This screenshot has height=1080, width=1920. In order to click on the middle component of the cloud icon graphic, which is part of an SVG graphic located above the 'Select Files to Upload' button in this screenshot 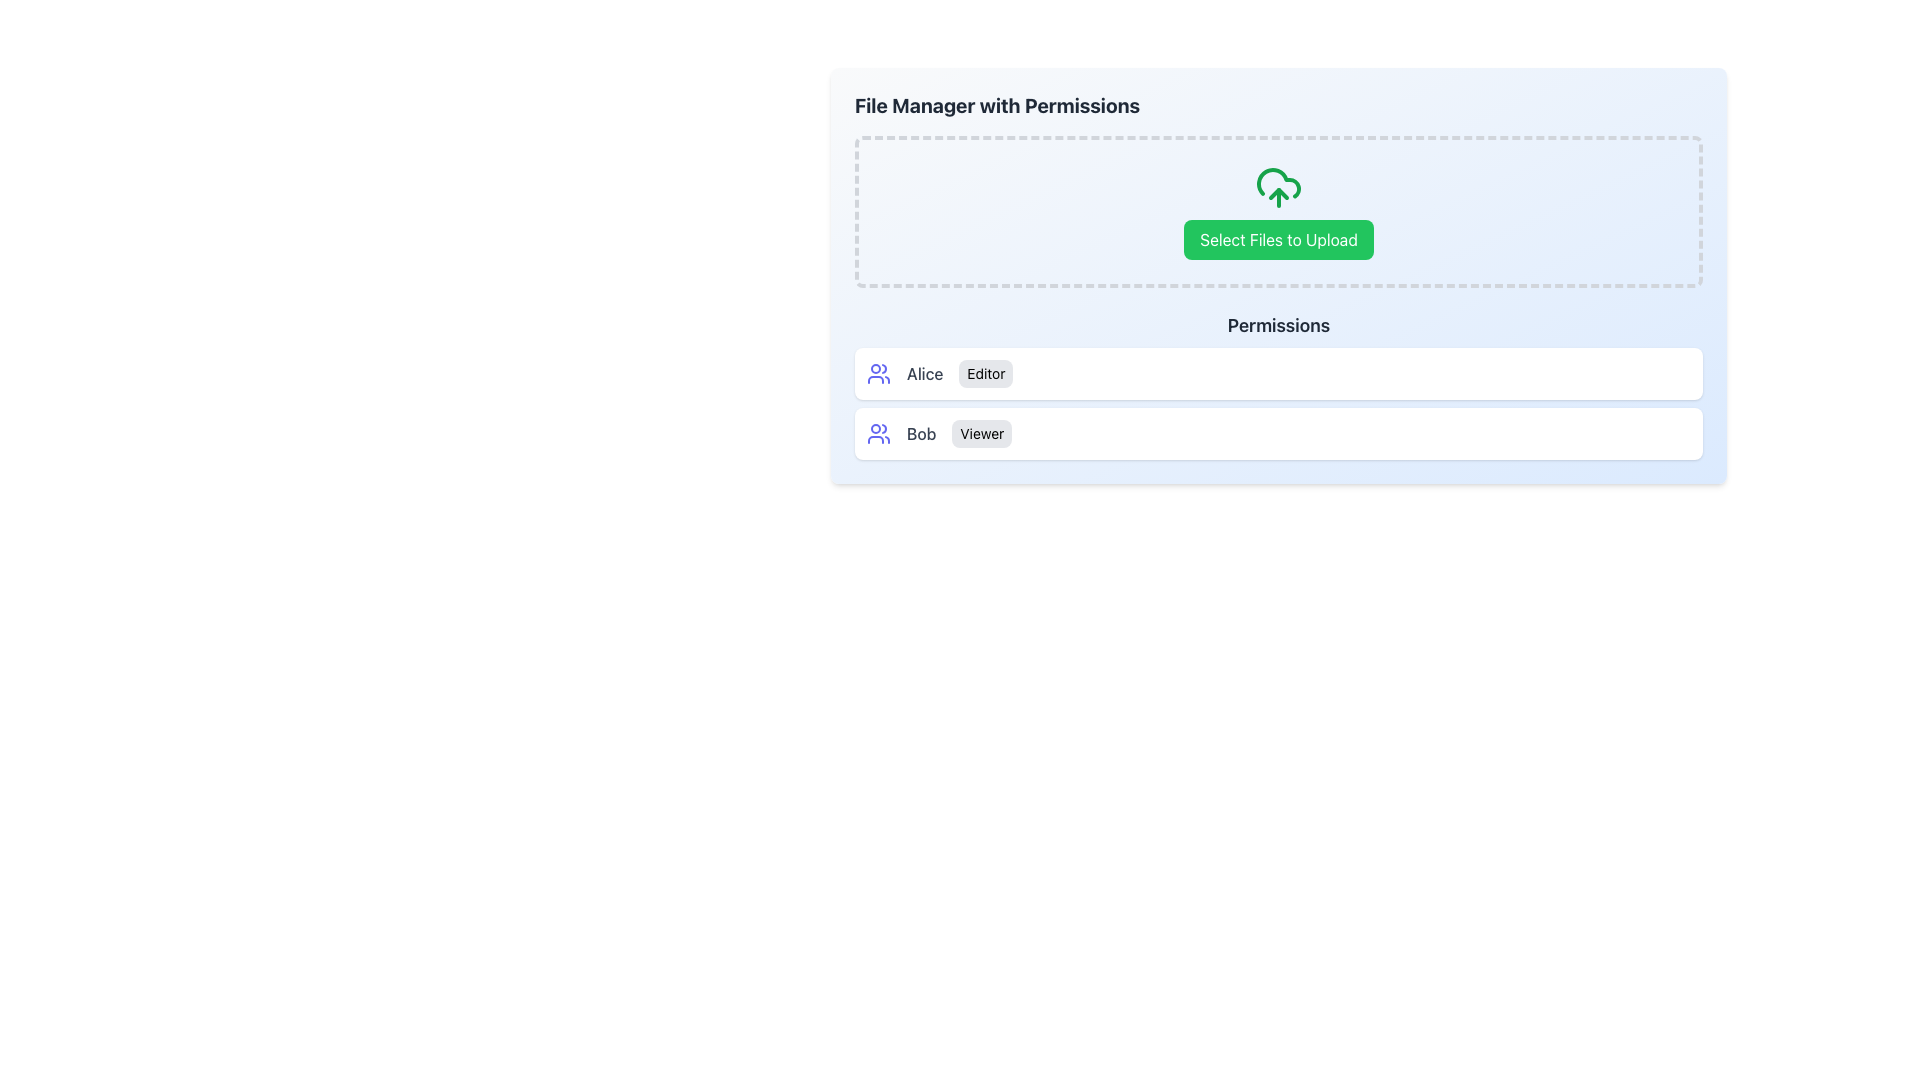, I will do `click(1277, 183)`.